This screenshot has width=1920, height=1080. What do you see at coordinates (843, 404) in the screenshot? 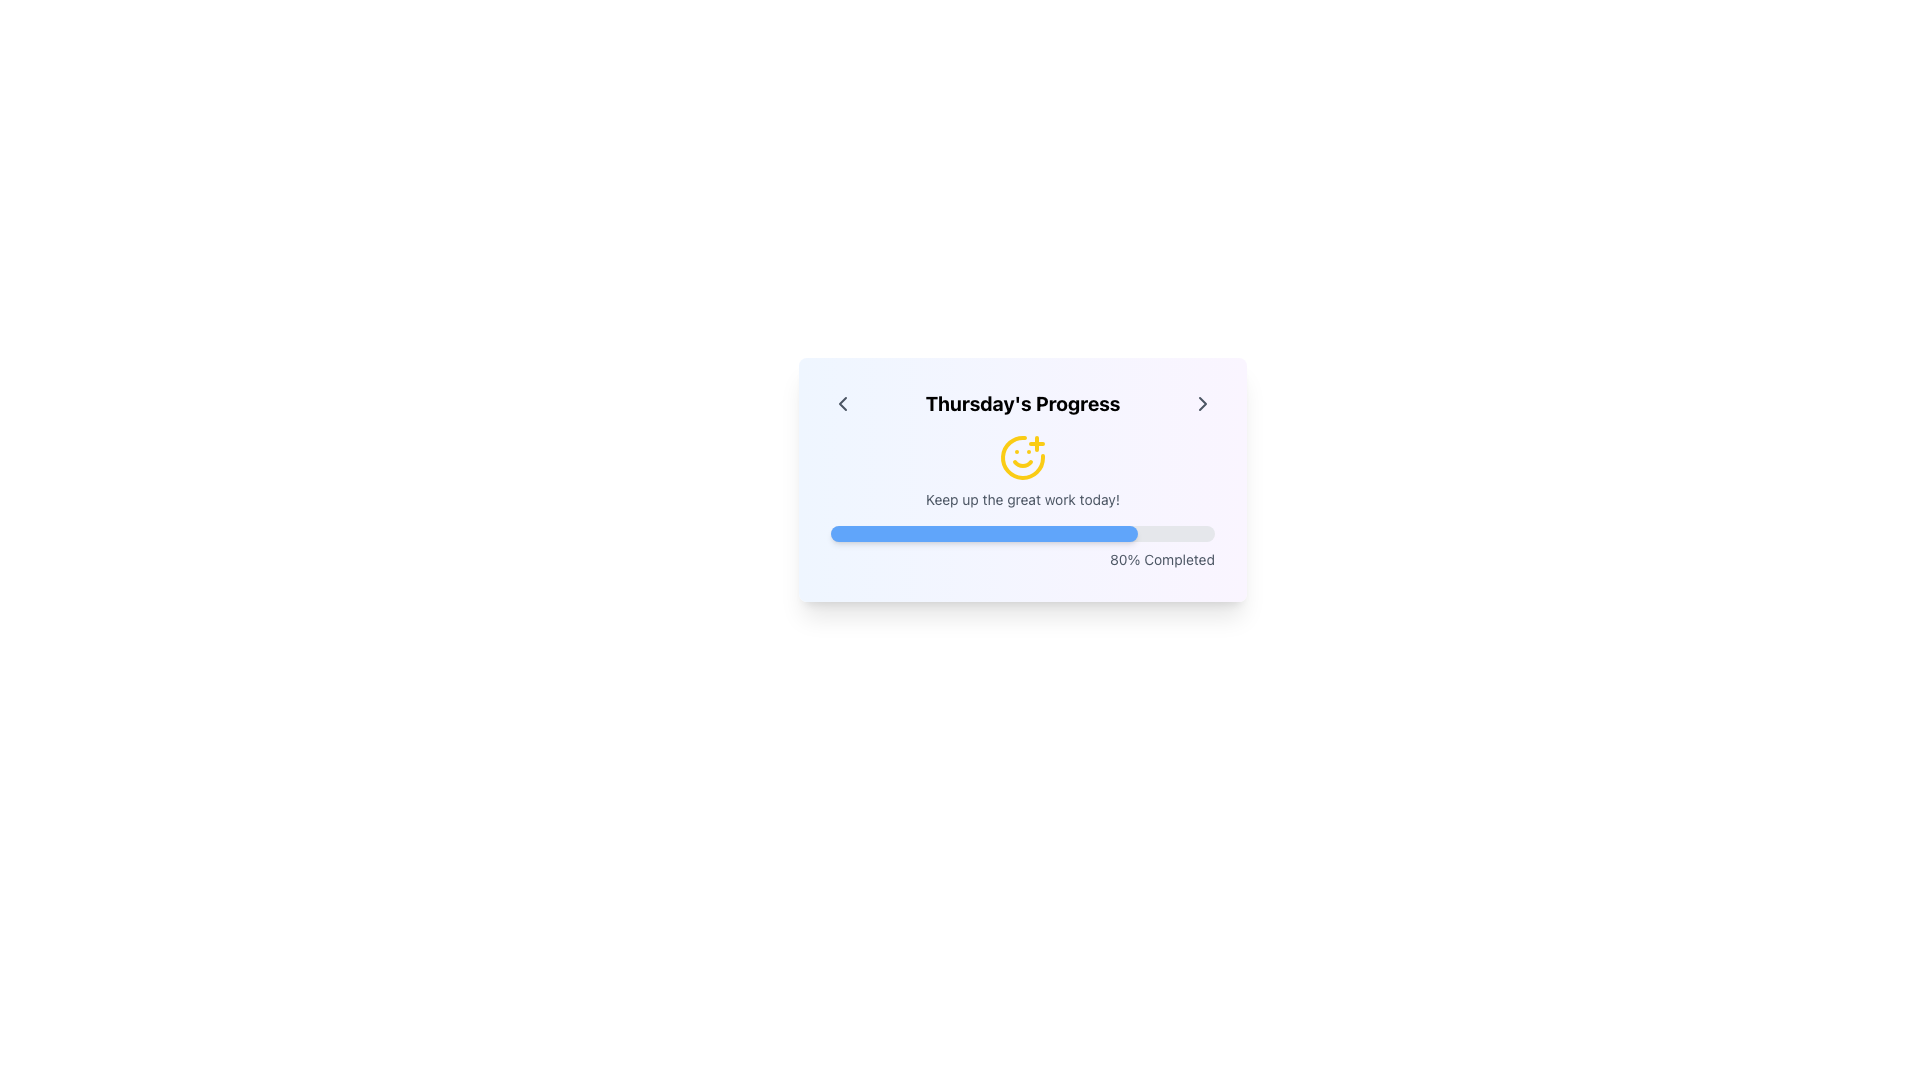
I see `the navigational button located to the left of the 'Thursday's Progress' text` at bounding box center [843, 404].